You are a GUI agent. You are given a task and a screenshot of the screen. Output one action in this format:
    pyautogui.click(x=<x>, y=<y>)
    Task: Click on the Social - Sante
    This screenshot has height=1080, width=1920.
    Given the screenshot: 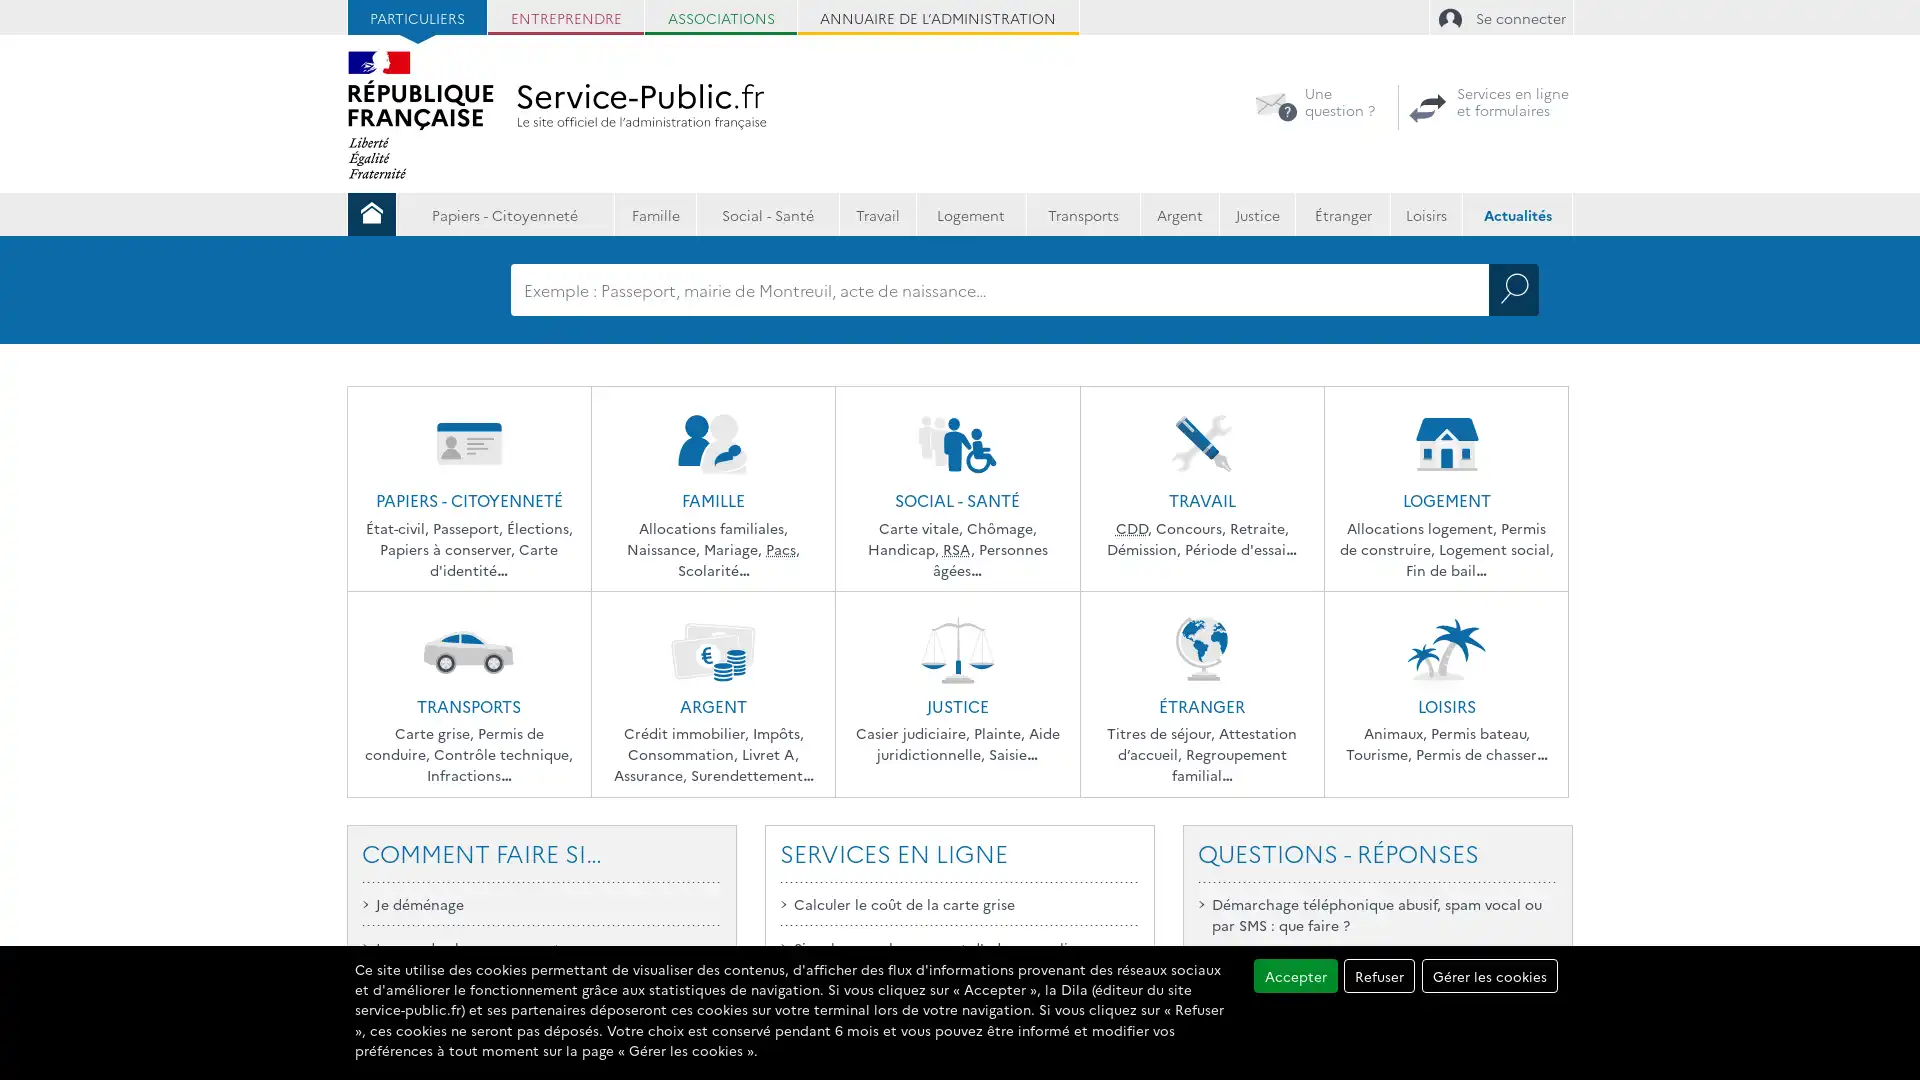 What is the action you would take?
    pyautogui.click(x=767, y=213)
    